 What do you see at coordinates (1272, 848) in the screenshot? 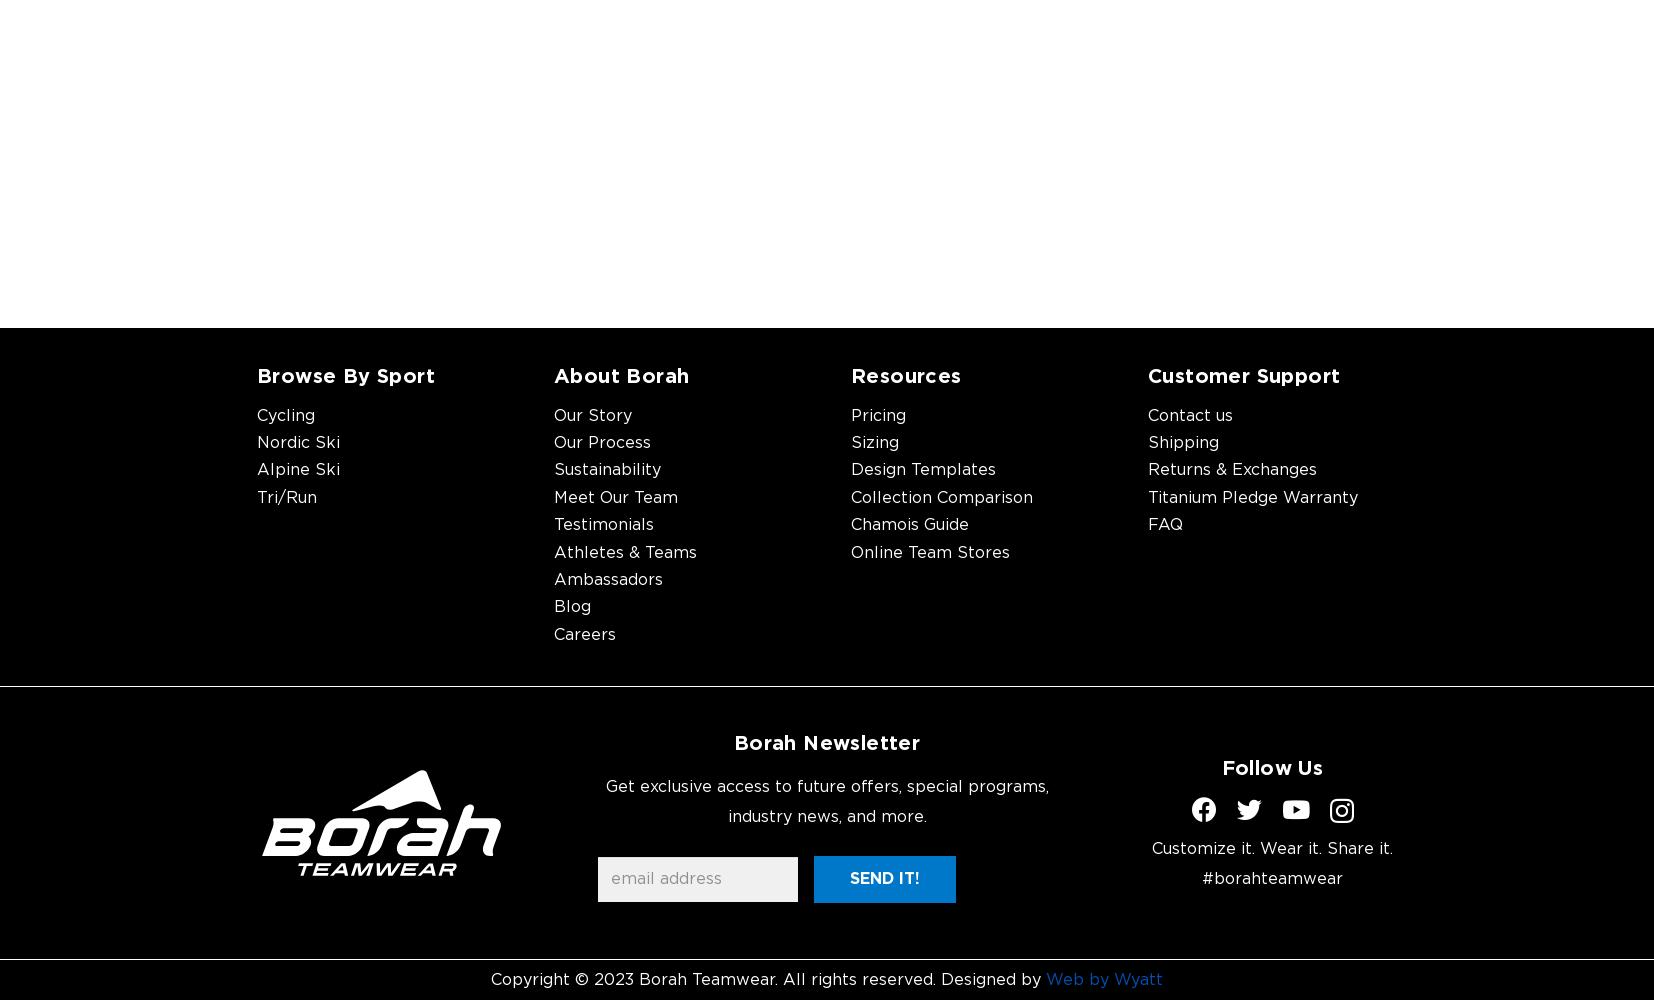
I see `'Customize it. Wear it. Share it.'` at bounding box center [1272, 848].